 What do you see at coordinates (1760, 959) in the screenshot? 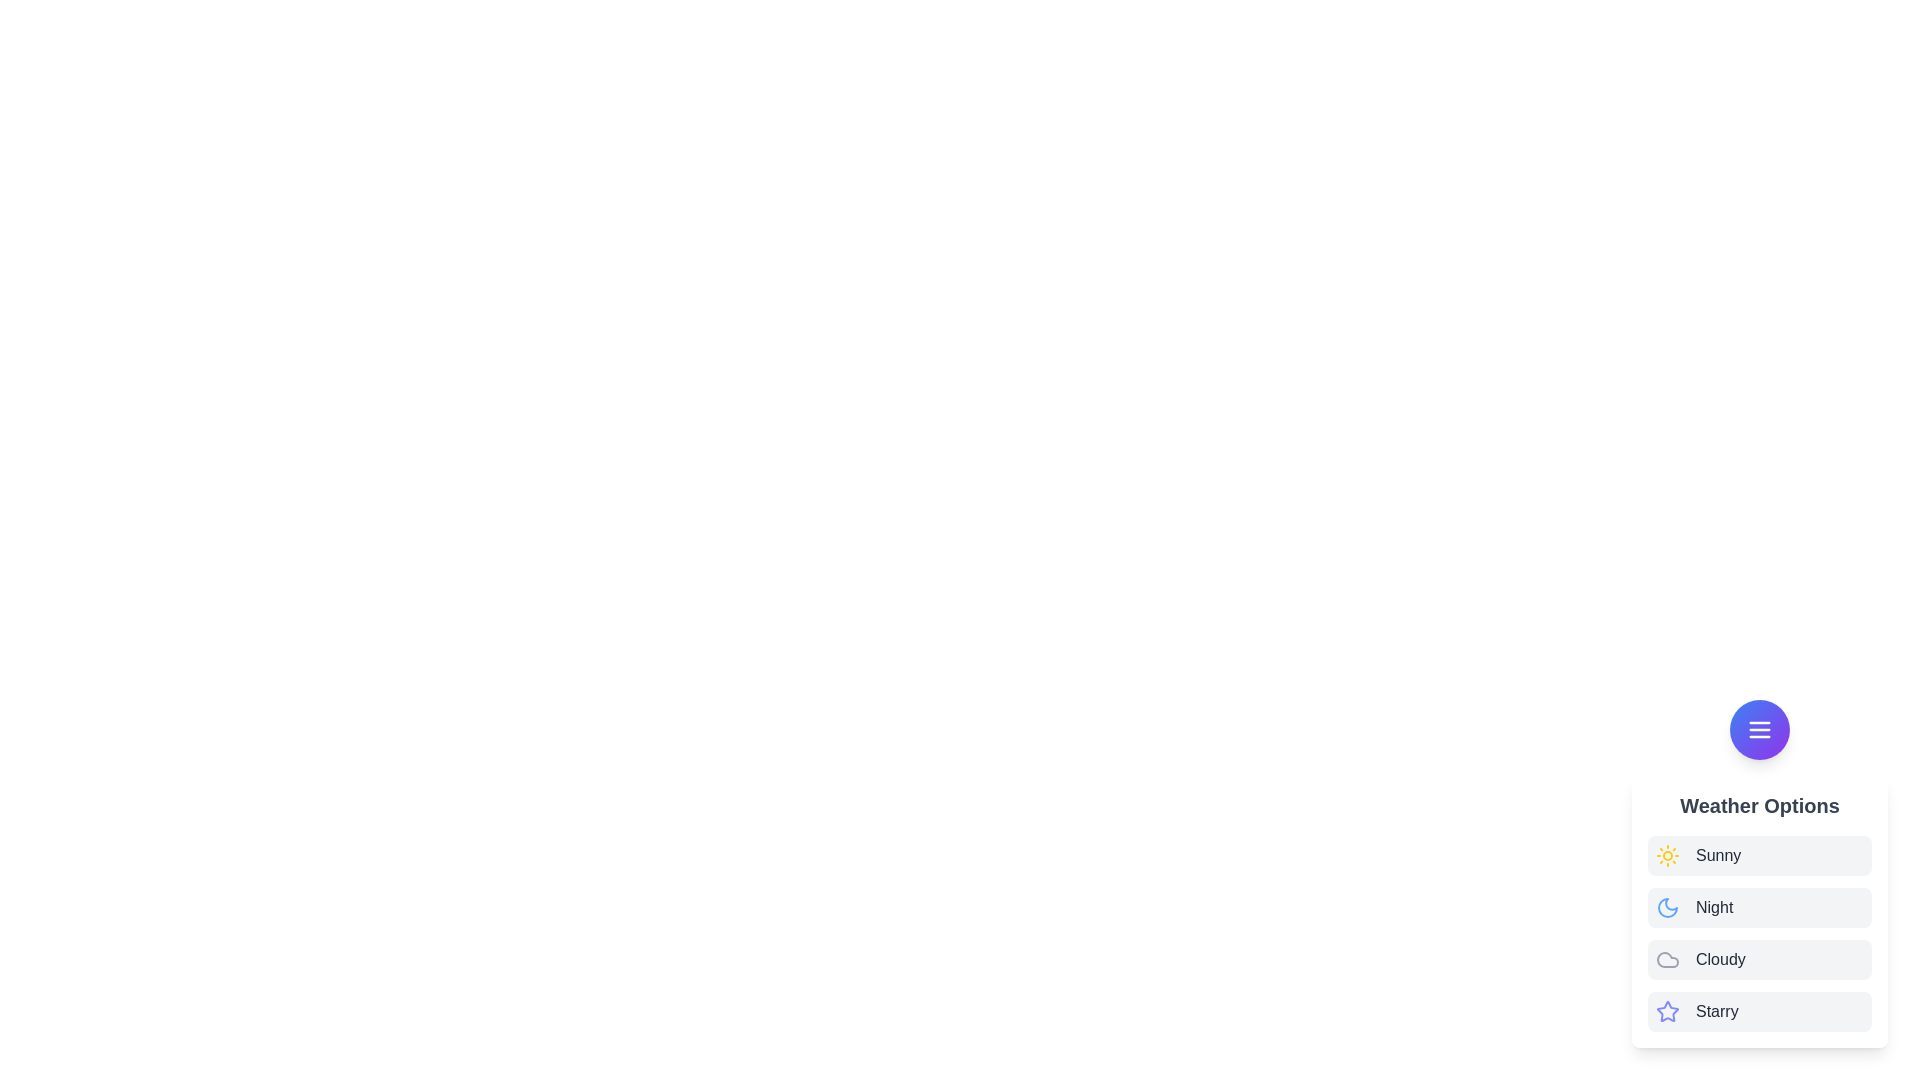
I see `the weather option Cloudy to observe hover effects` at bounding box center [1760, 959].